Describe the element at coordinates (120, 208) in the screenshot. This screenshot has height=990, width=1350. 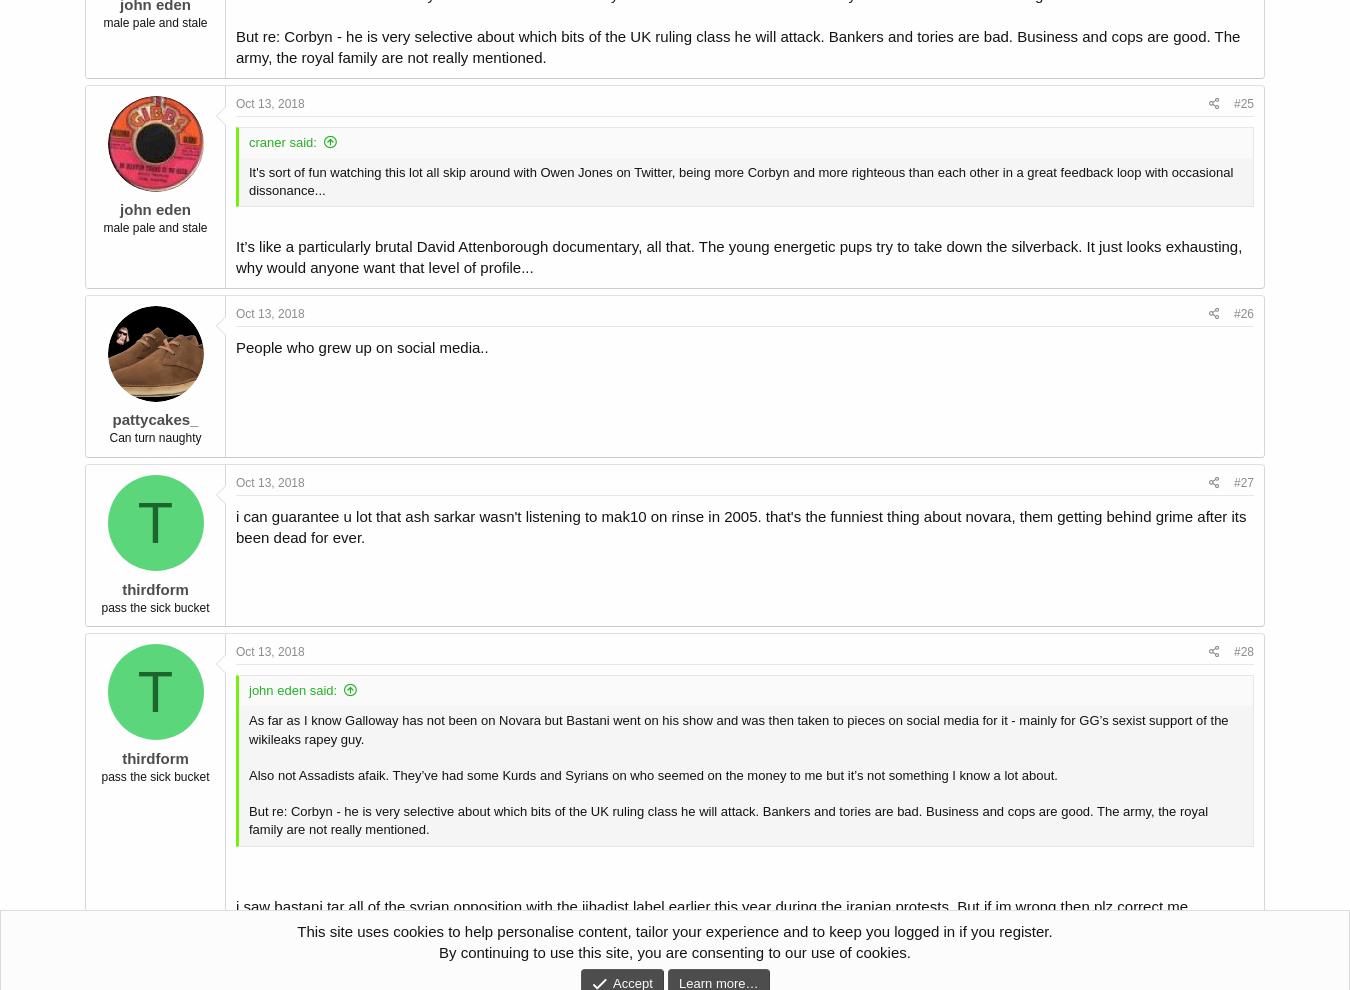
I see `'john eden'` at that location.